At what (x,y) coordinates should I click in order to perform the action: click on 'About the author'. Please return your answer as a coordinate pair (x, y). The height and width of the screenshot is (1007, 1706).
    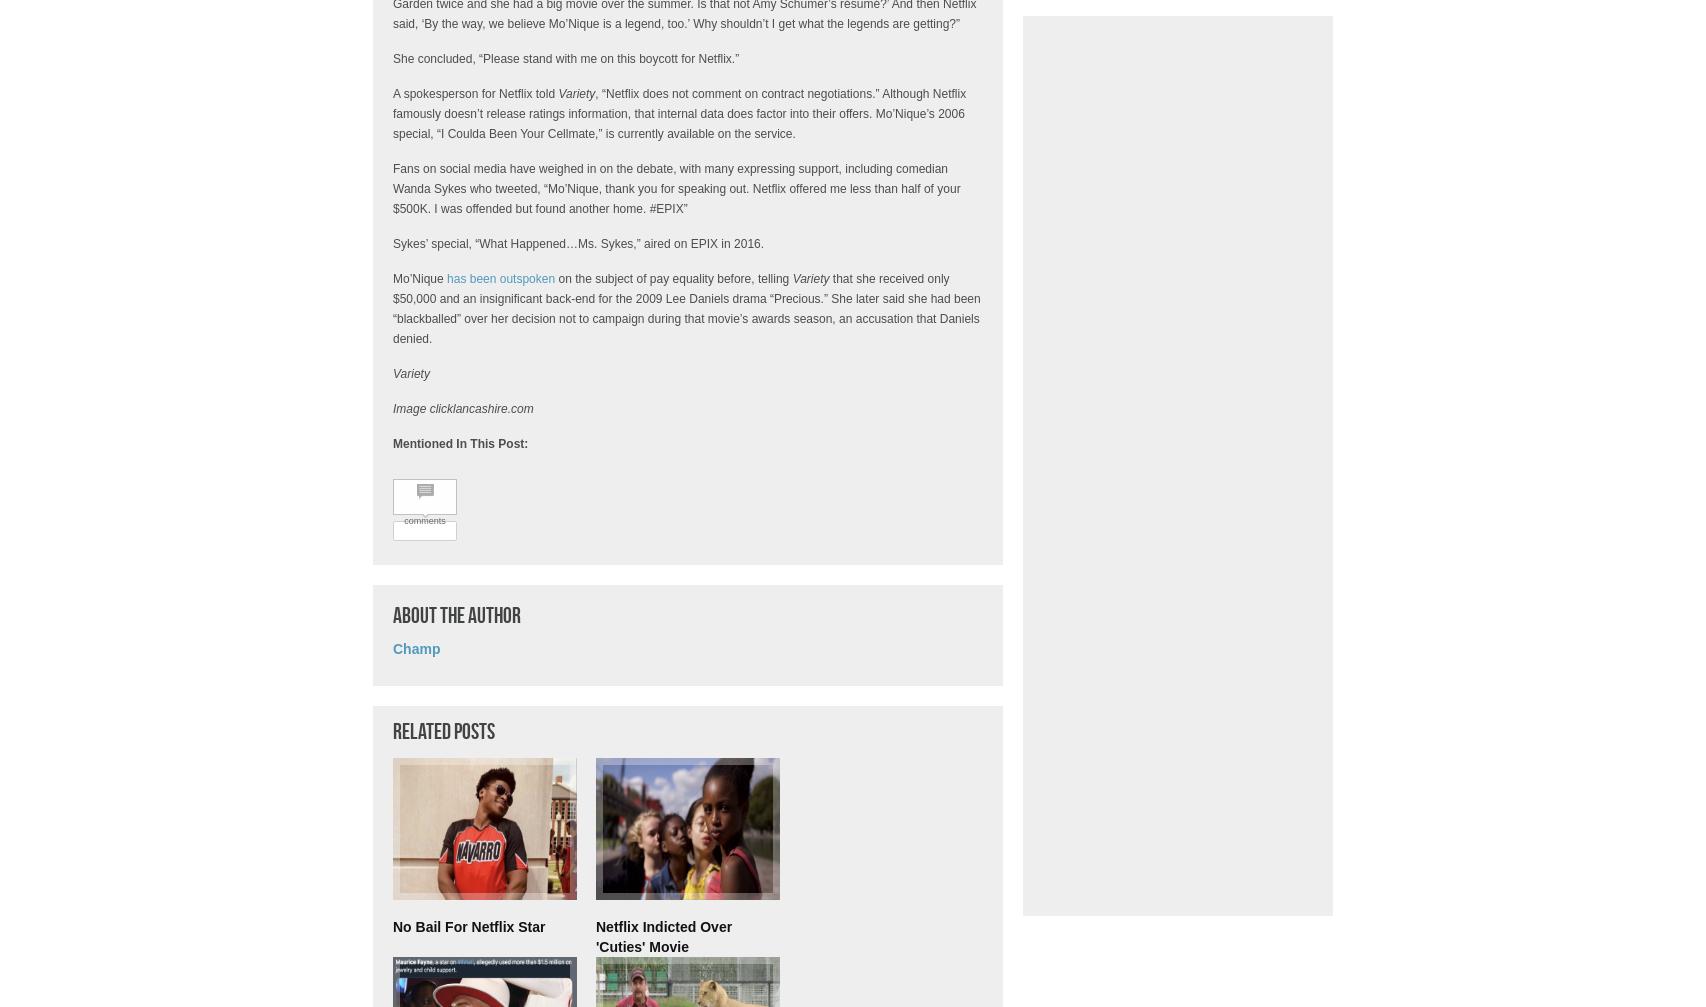
    Looking at the image, I should click on (456, 614).